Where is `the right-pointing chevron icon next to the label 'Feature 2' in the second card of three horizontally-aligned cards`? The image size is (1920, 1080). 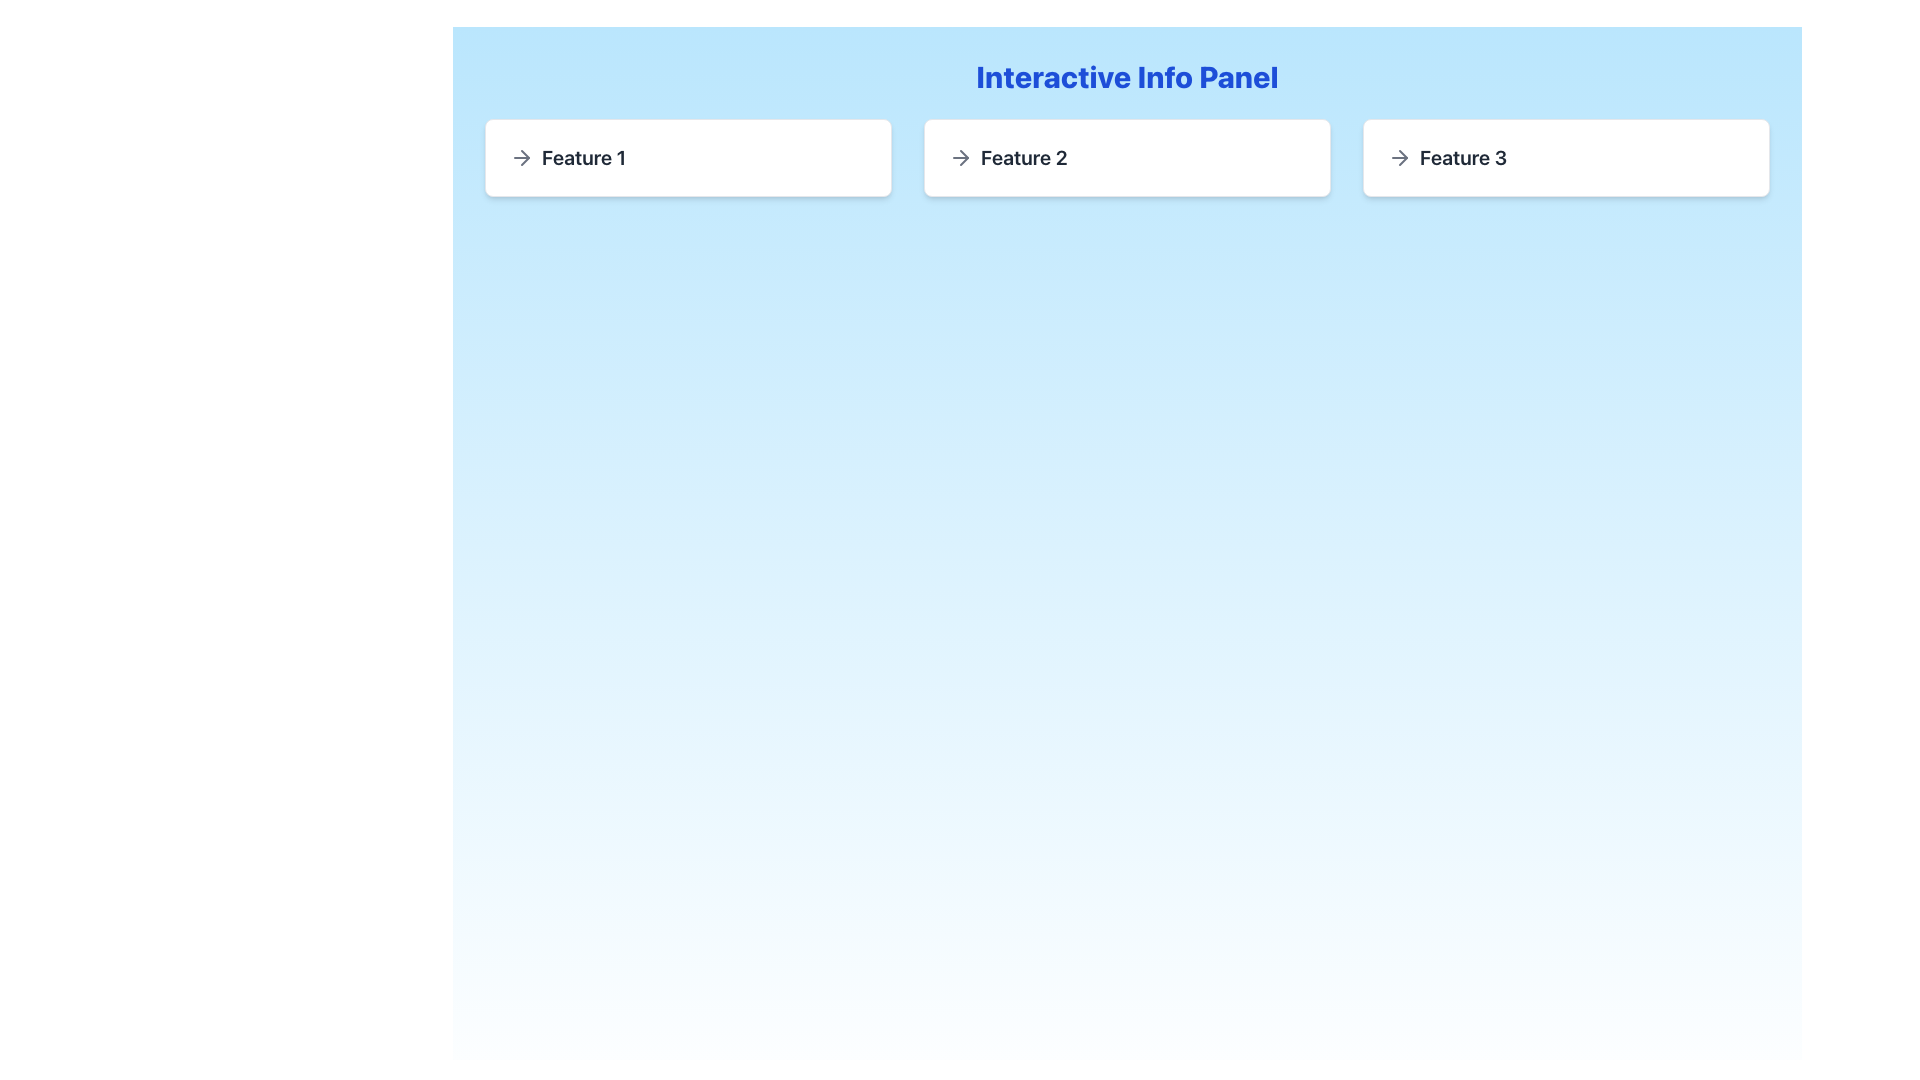 the right-pointing chevron icon next to the label 'Feature 2' in the second card of three horizontally-aligned cards is located at coordinates (964, 157).